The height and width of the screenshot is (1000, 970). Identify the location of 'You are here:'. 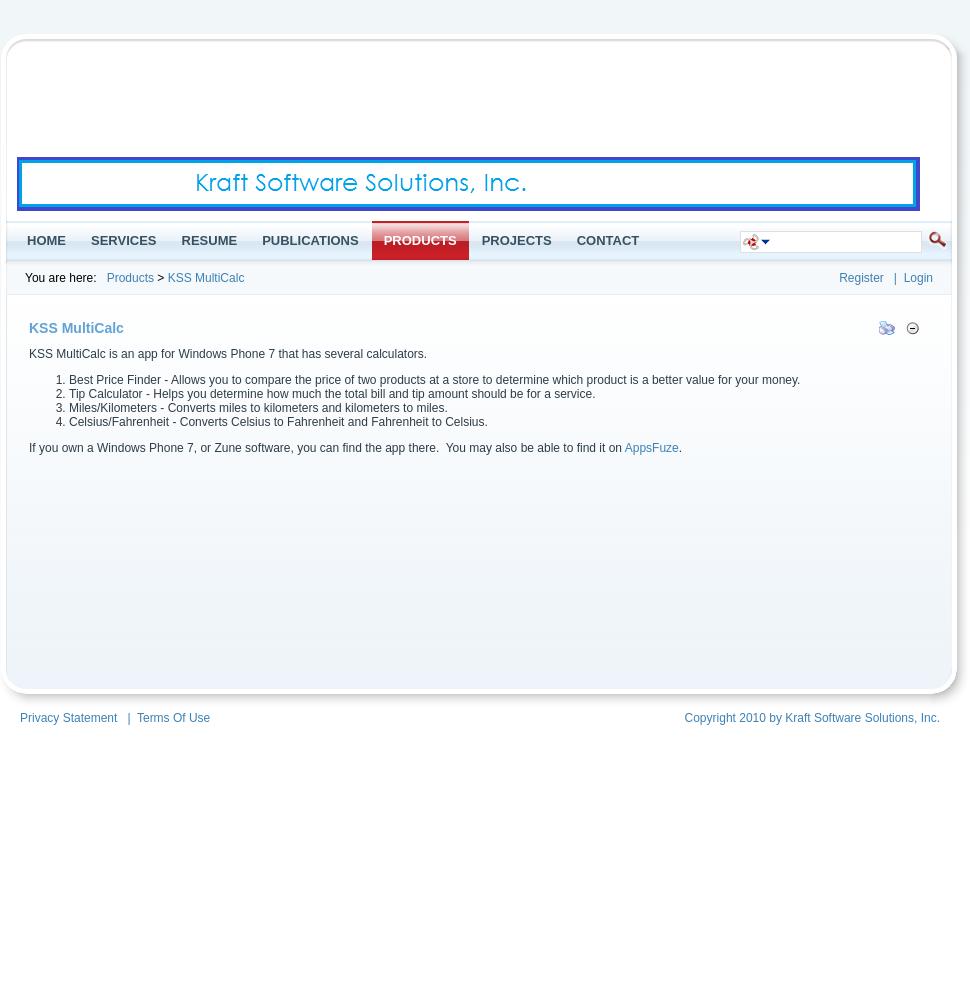
(59, 278).